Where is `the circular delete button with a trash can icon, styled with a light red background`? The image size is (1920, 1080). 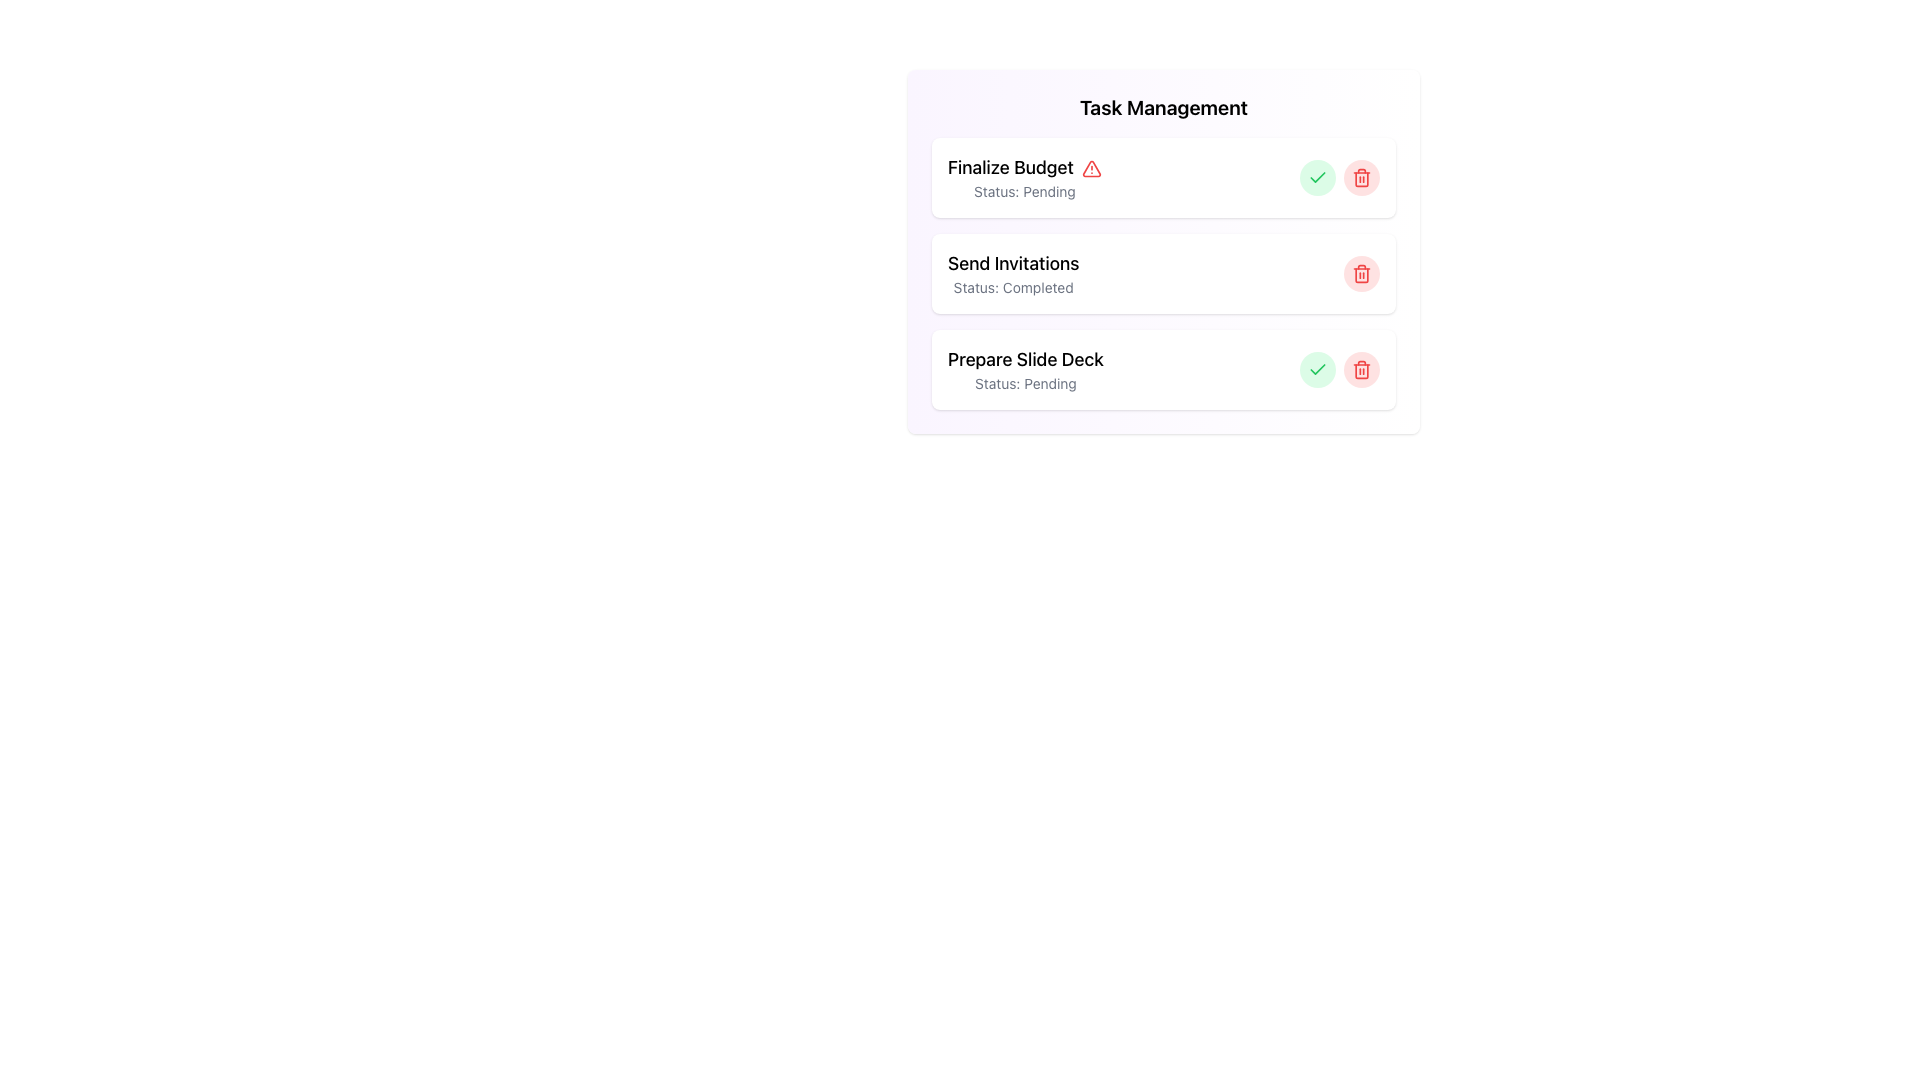 the circular delete button with a trash can icon, styled with a light red background is located at coordinates (1361, 273).